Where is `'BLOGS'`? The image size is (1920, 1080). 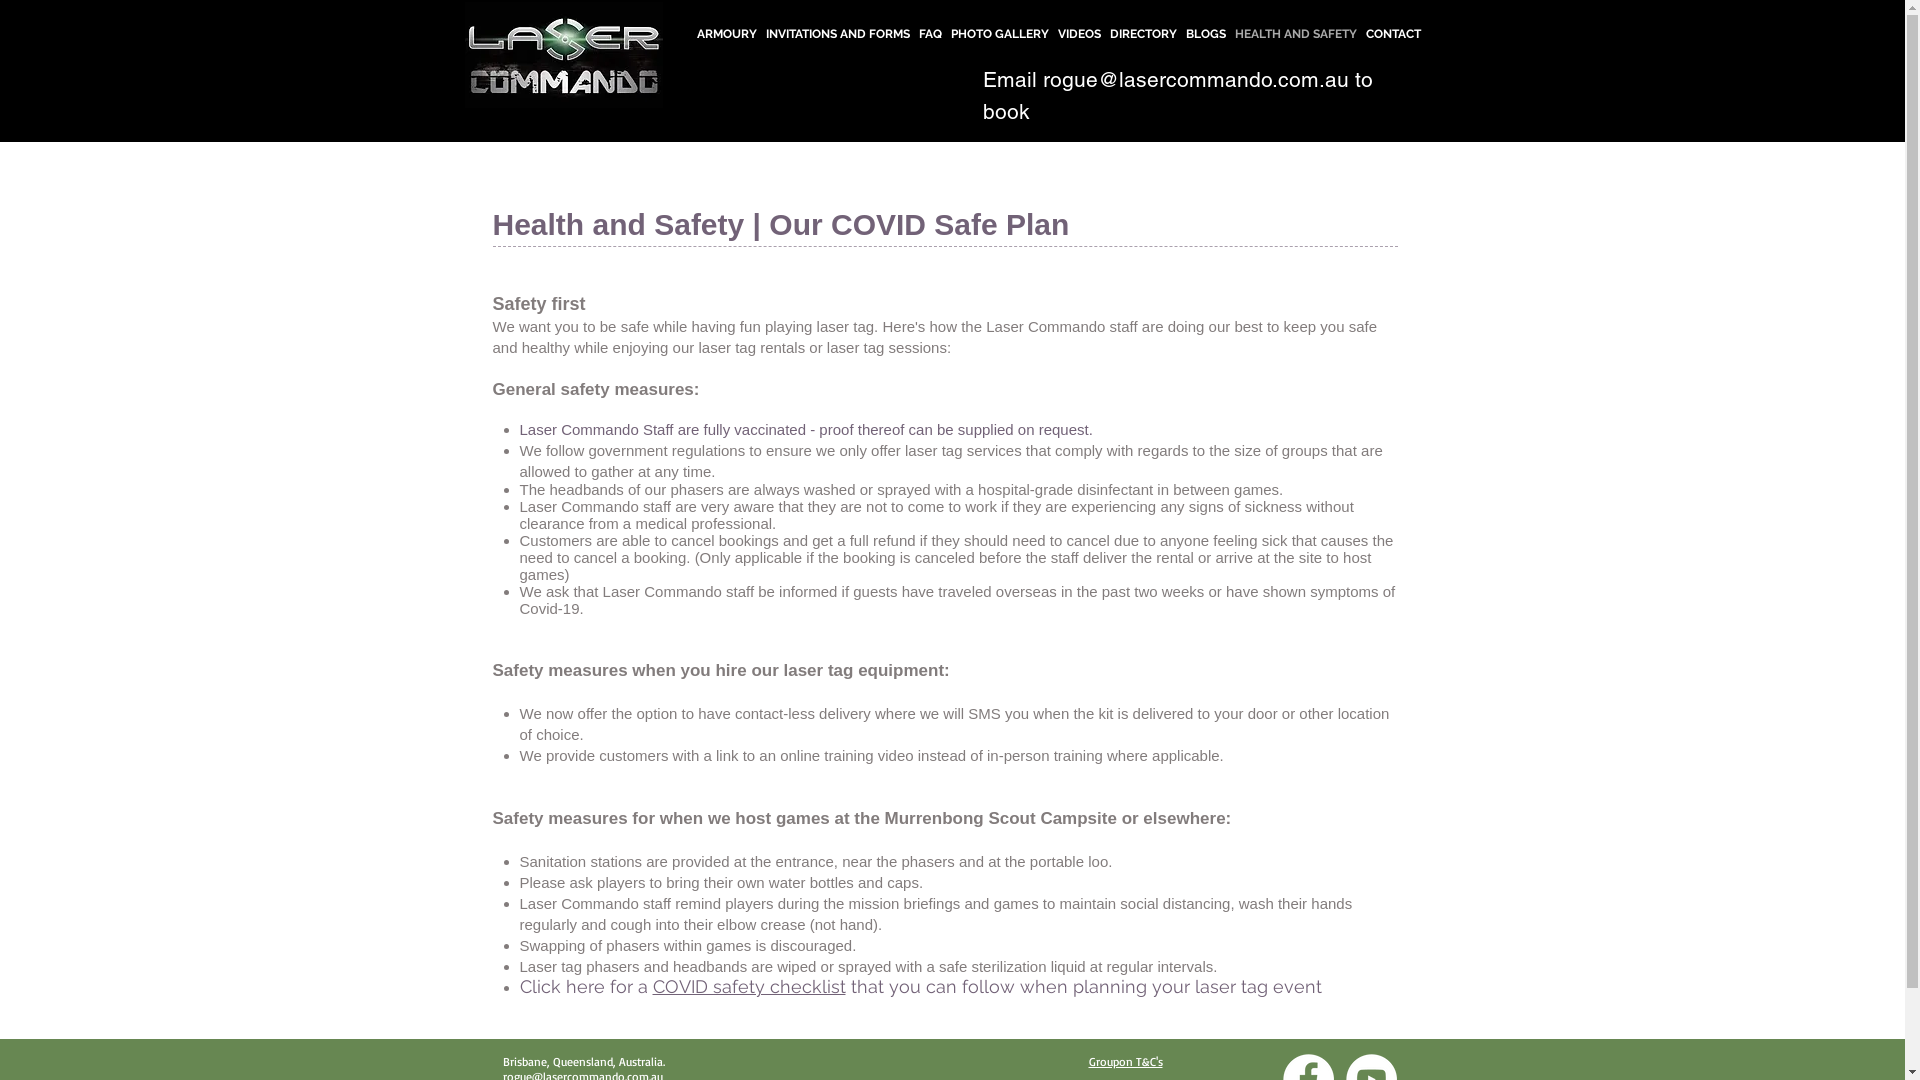 'BLOGS' is located at coordinates (1205, 34).